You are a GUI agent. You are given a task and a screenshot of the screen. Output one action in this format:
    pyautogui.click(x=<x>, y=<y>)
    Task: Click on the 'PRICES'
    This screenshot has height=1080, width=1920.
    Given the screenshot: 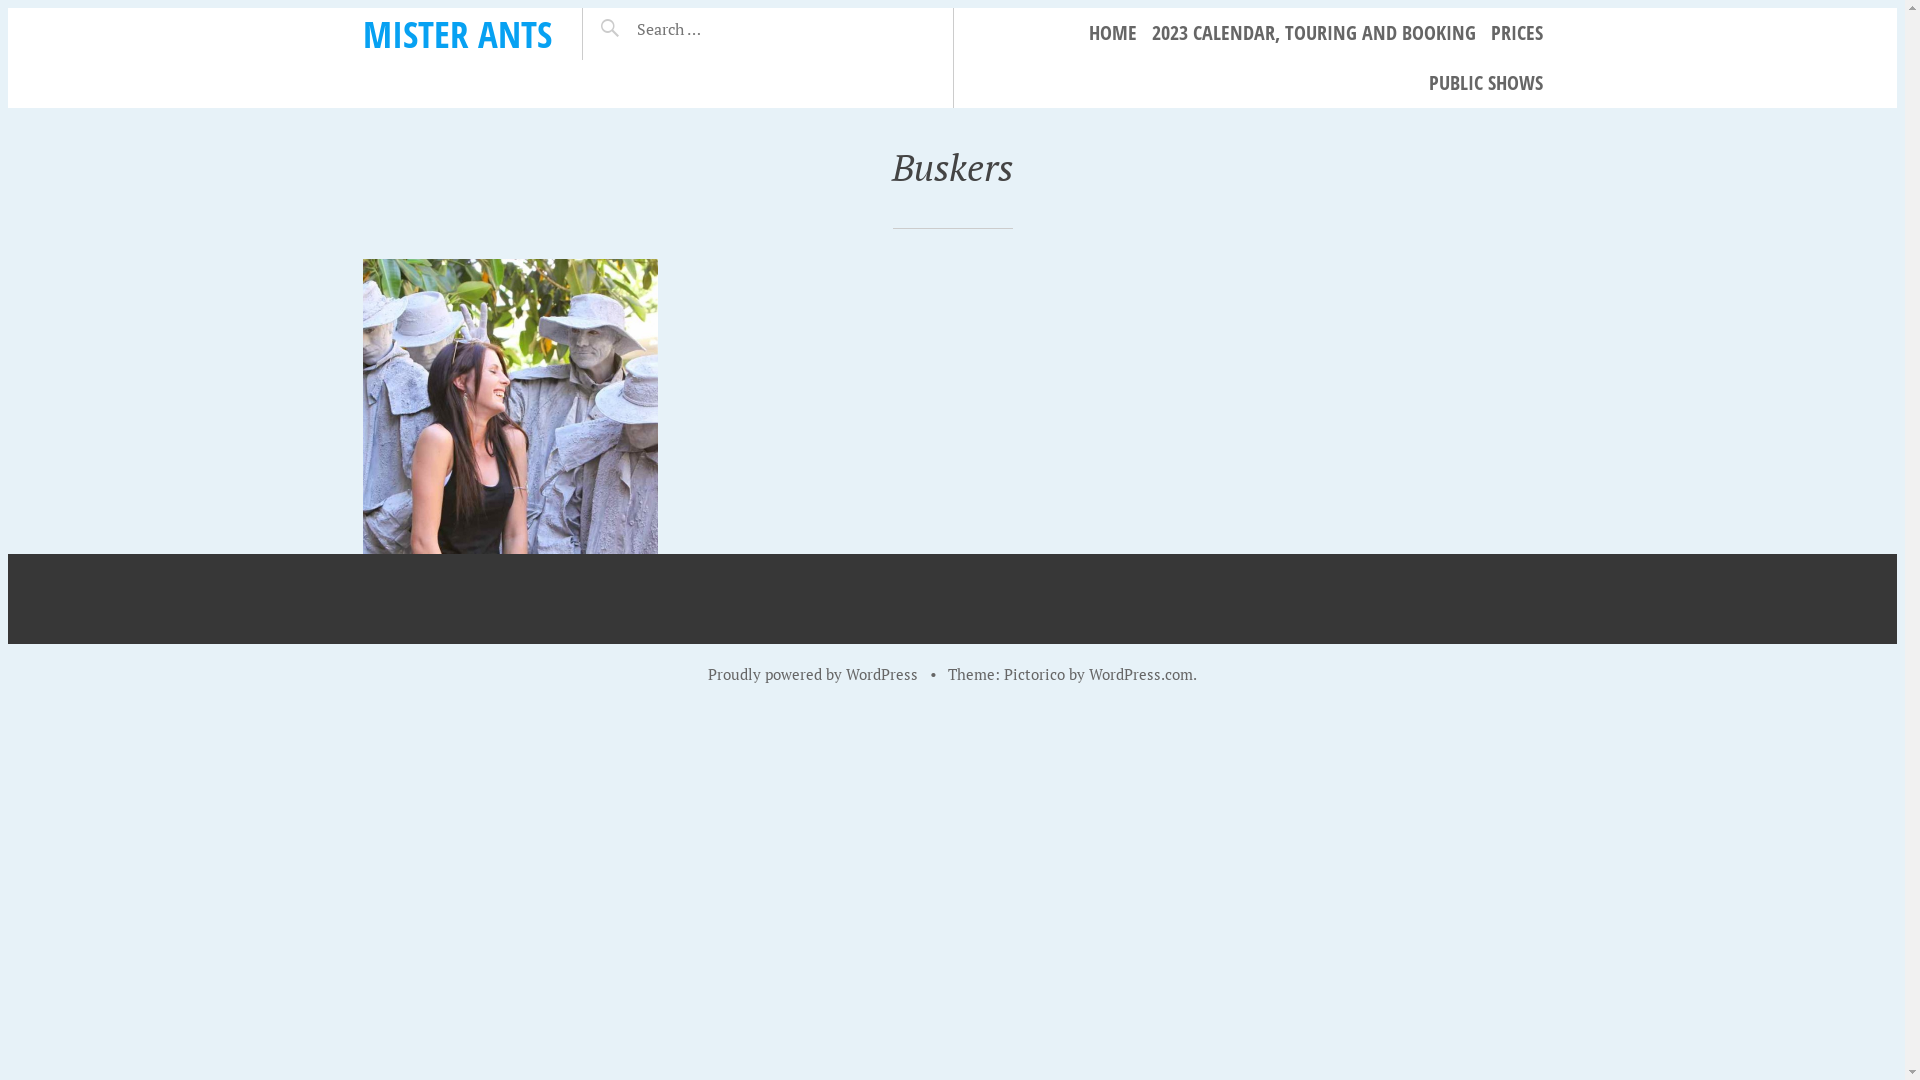 What is the action you would take?
    pyautogui.click(x=1516, y=33)
    